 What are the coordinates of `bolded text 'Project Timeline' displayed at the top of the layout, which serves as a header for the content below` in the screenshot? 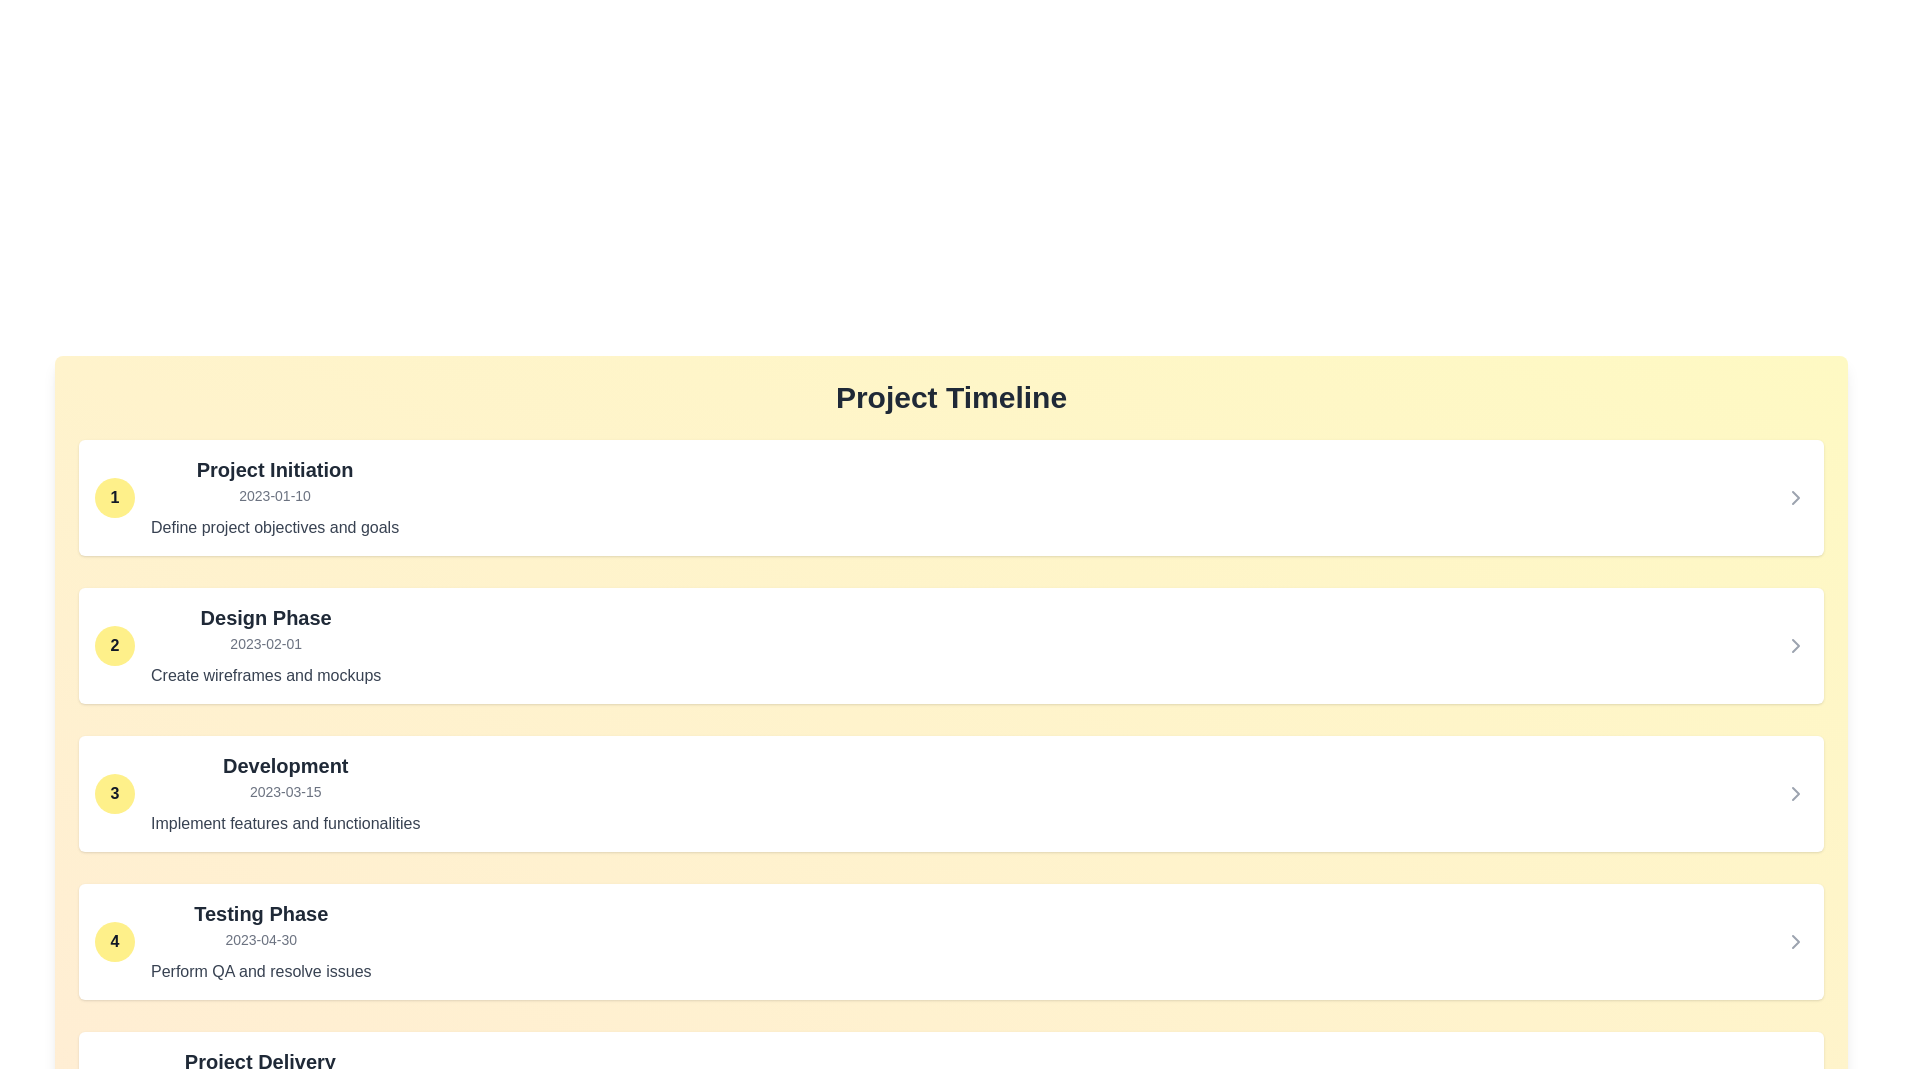 It's located at (950, 397).